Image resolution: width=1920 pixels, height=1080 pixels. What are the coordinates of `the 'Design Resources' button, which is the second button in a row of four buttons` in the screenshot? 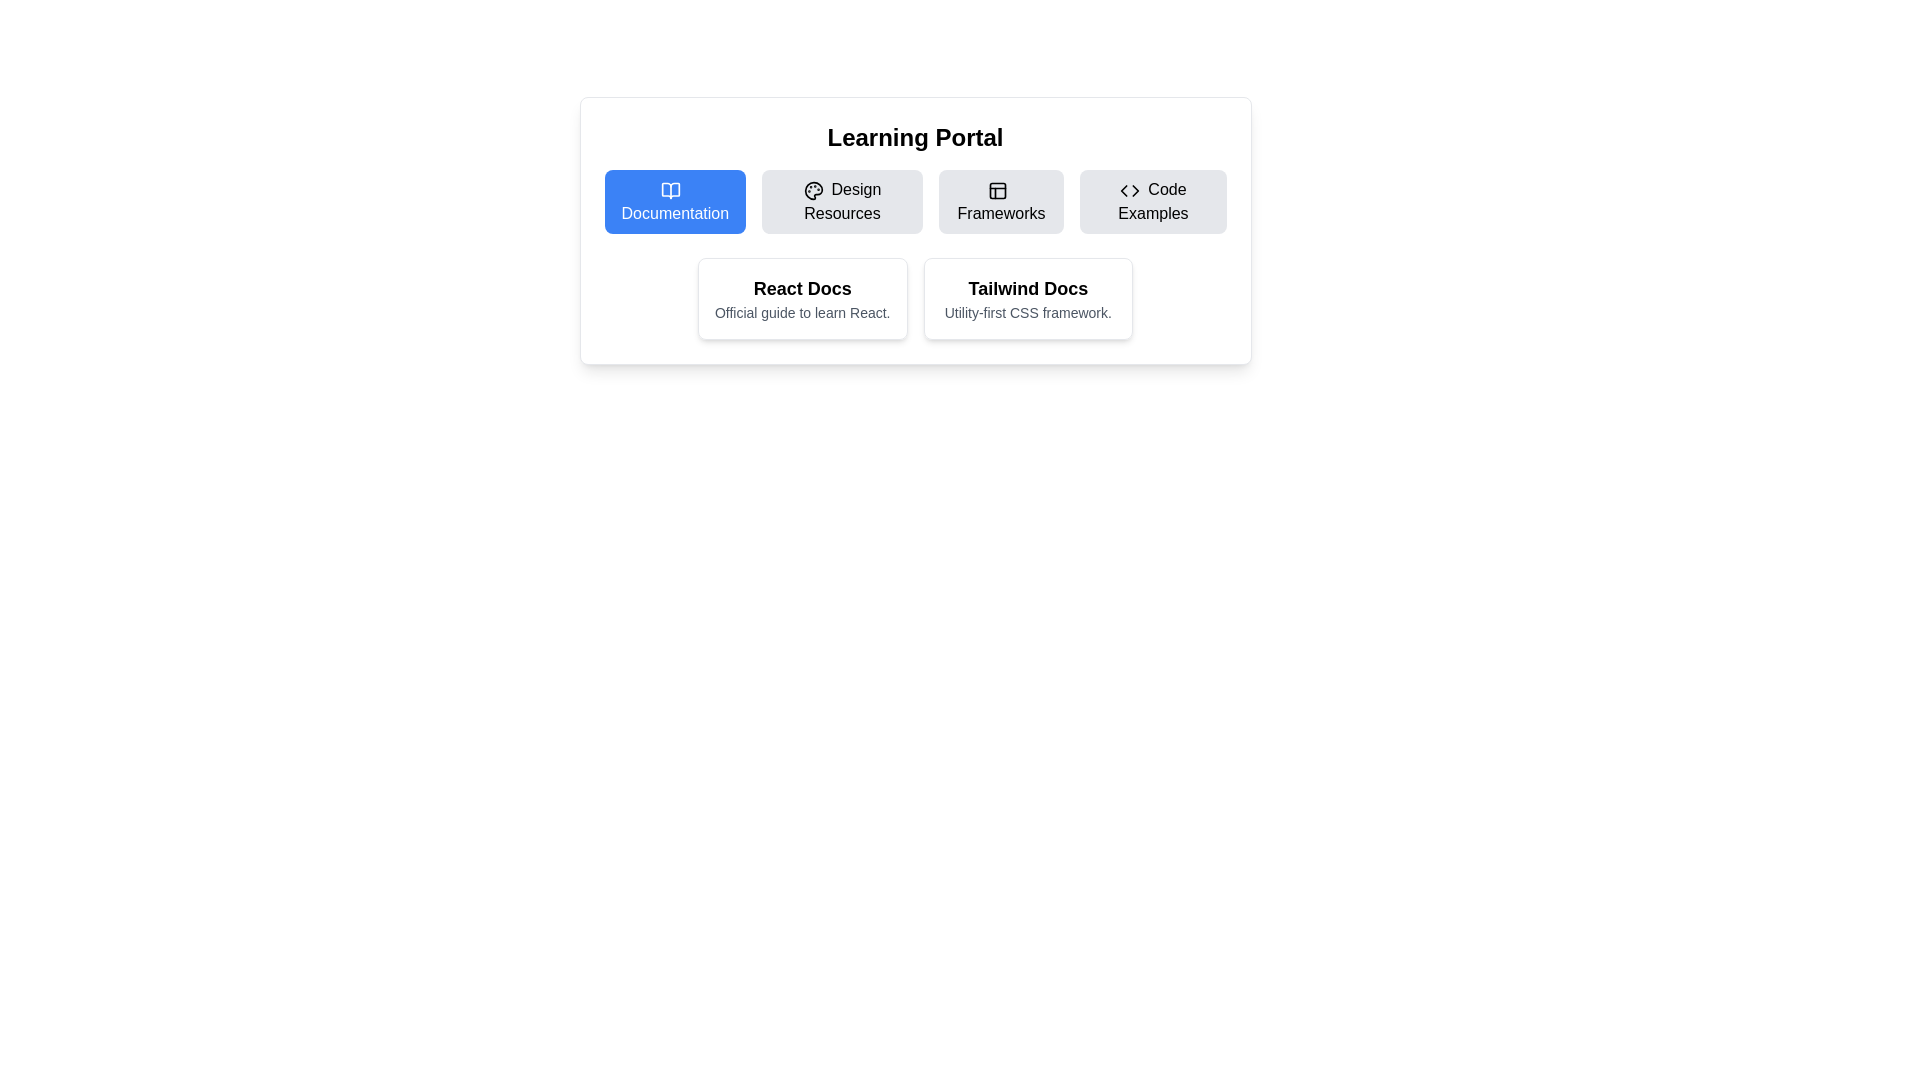 It's located at (842, 201).